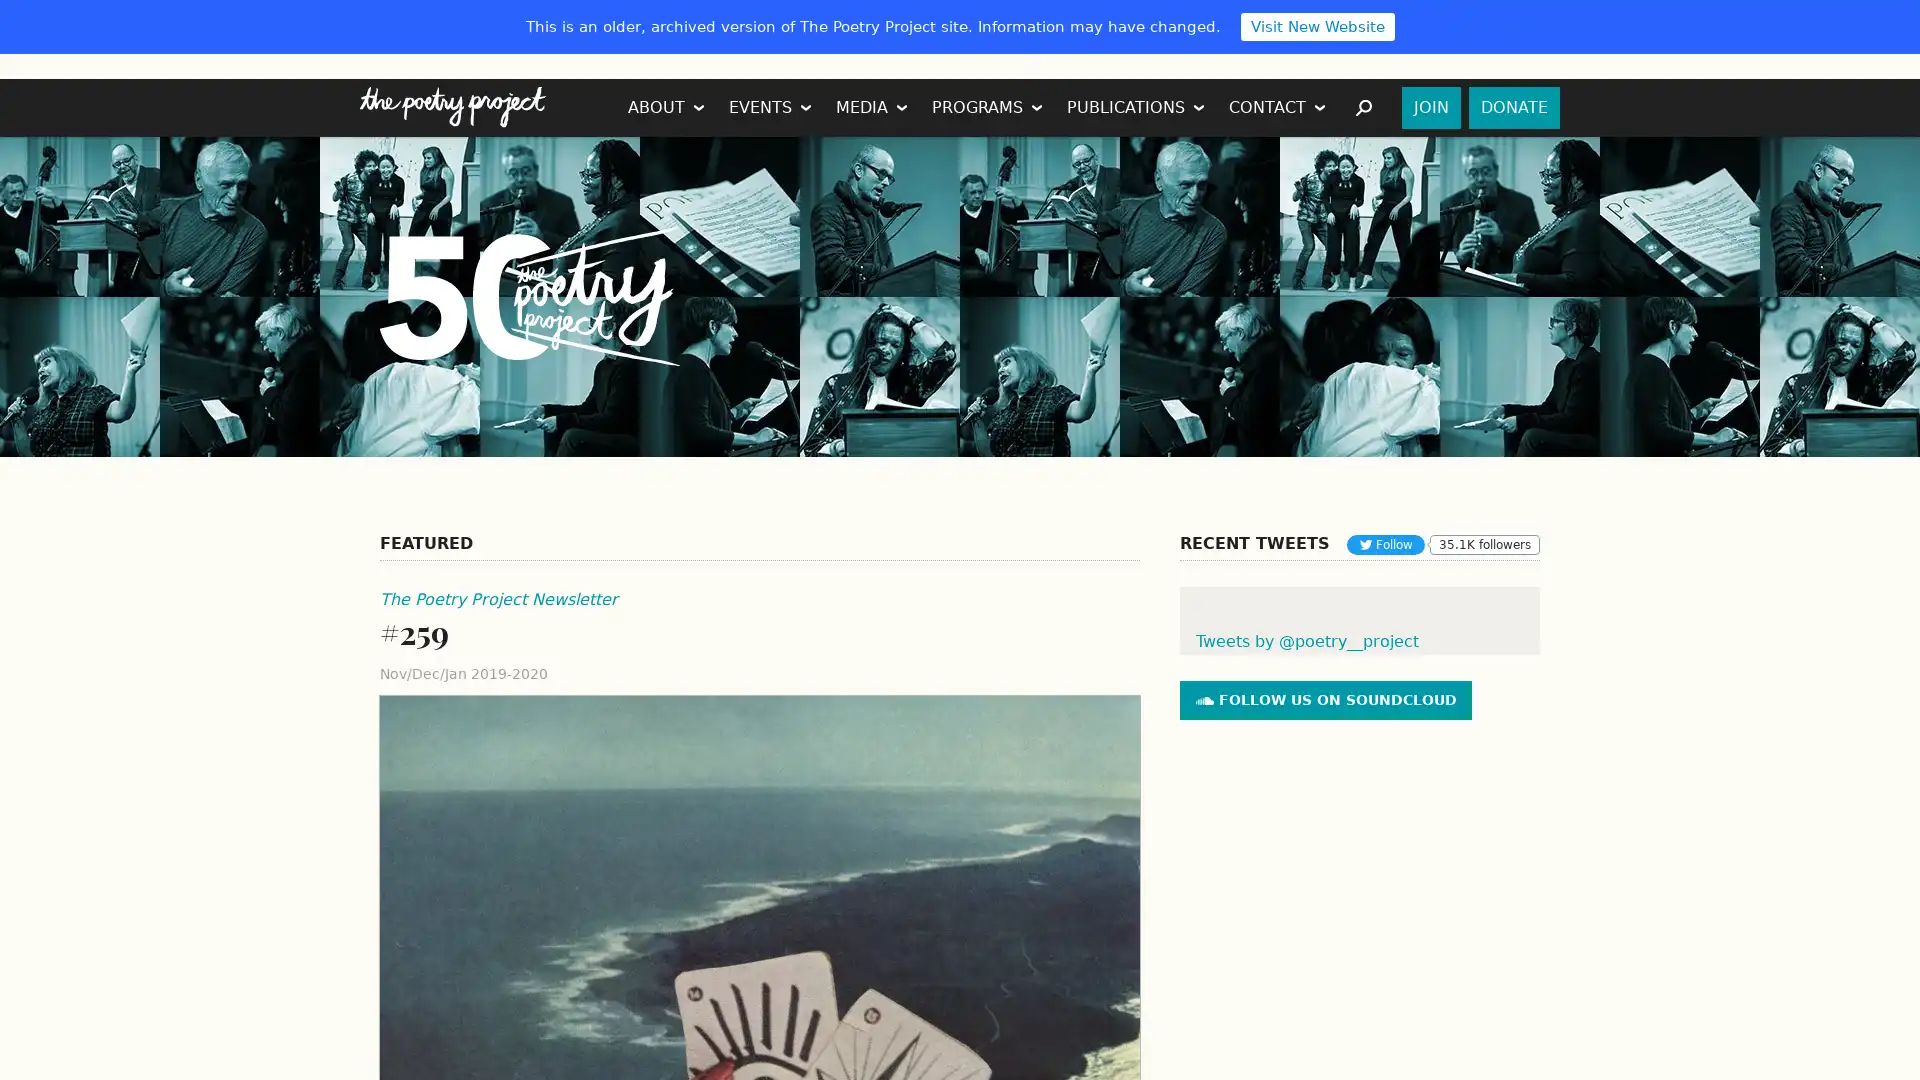 The image size is (1920, 1080). What do you see at coordinates (1365, 107) in the screenshot?
I see `SEARCH` at bounding box center [1365, 107].